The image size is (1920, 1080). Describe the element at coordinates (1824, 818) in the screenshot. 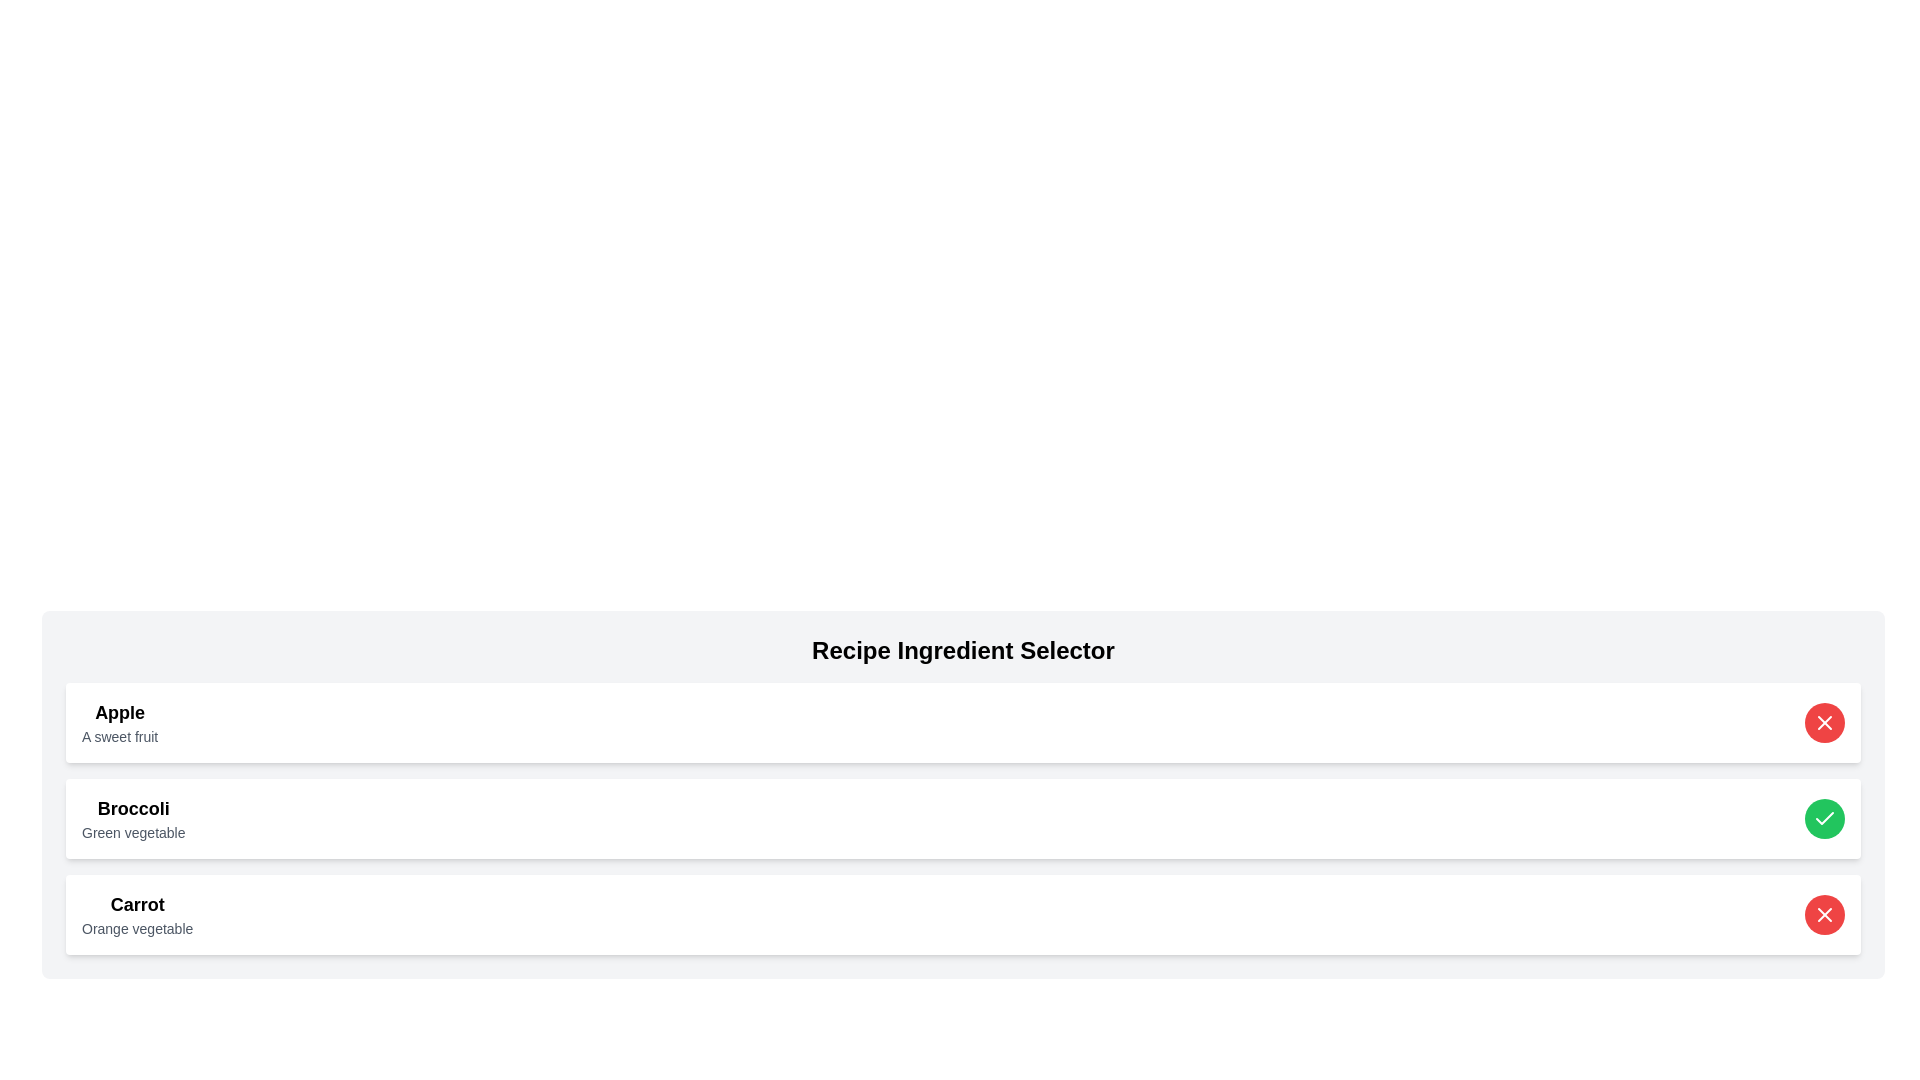

I see `the checkmark icon within the green circular background located in the third row of the table, adjacent to 'Carrot Orange vegetable'` at that location.